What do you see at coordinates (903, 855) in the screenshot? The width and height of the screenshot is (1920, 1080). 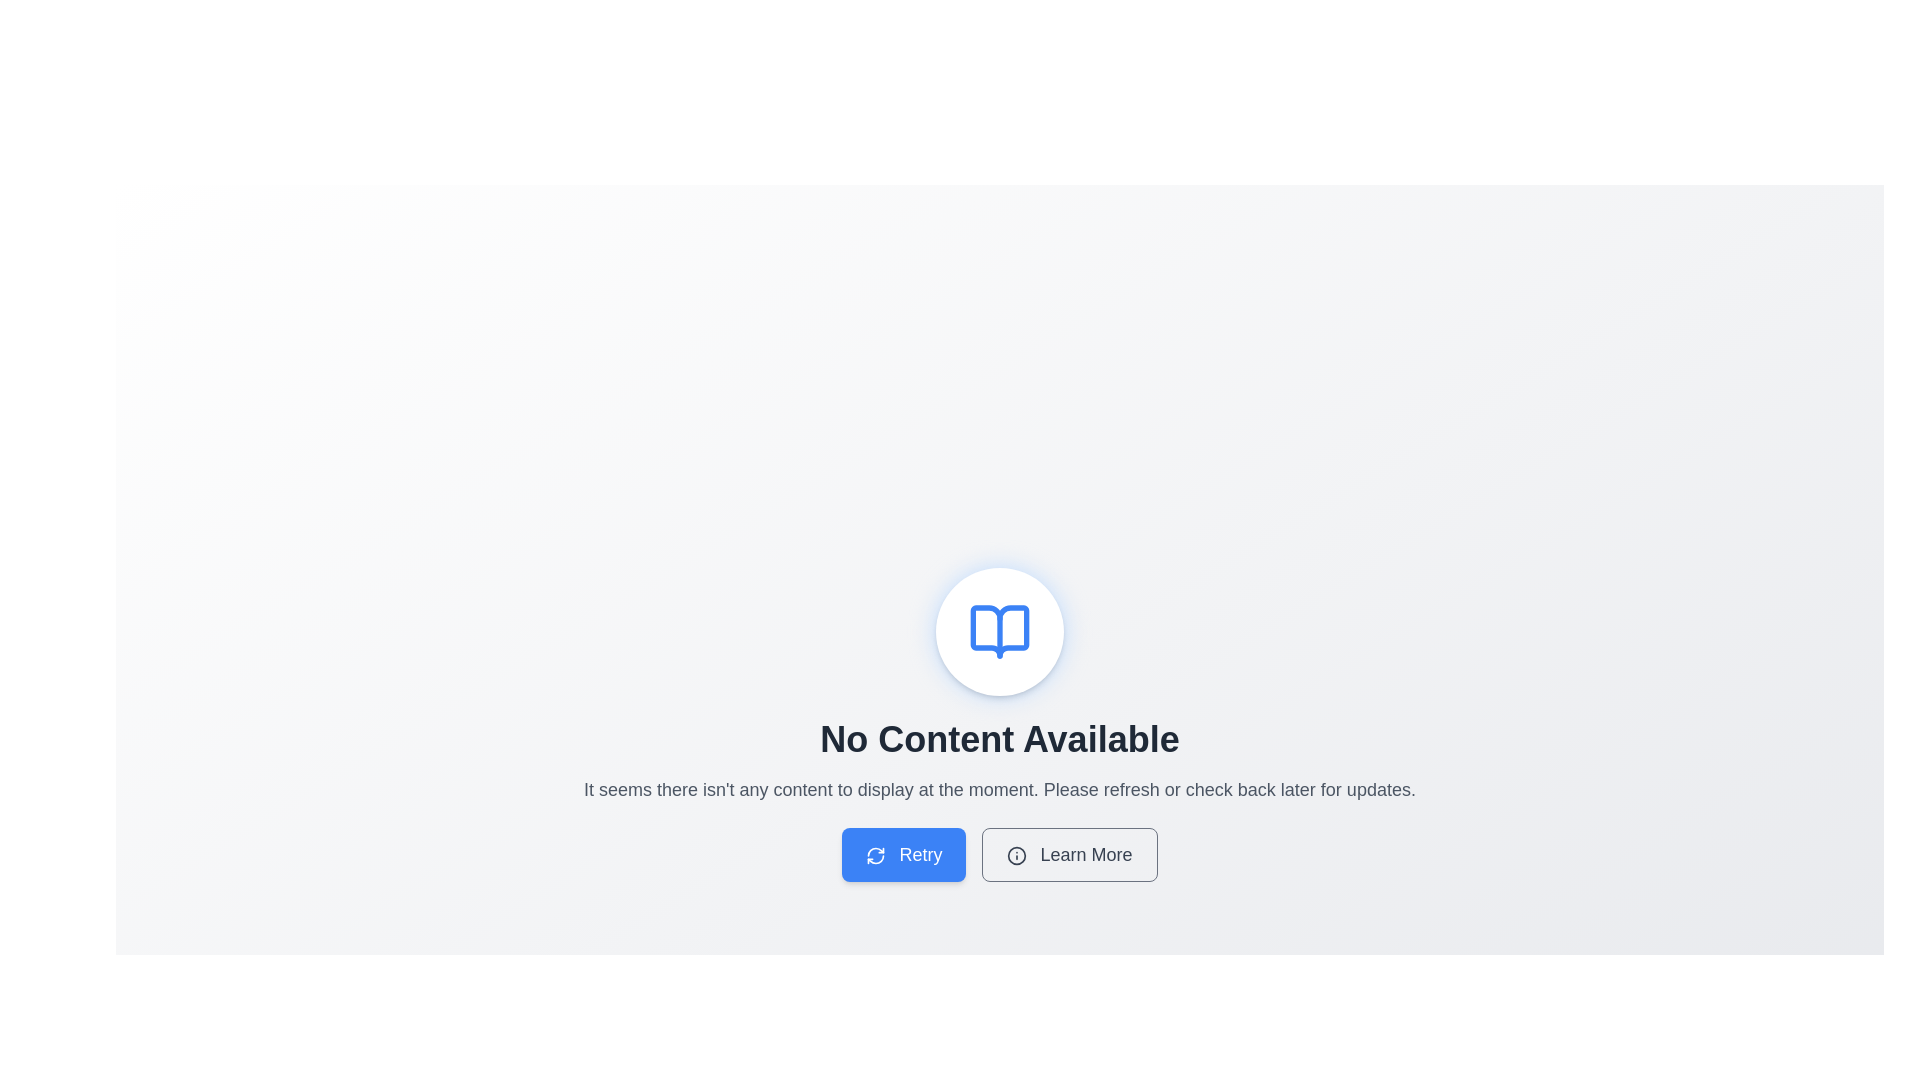 I see `keyboard navigation` at bounding box center [903, 855].